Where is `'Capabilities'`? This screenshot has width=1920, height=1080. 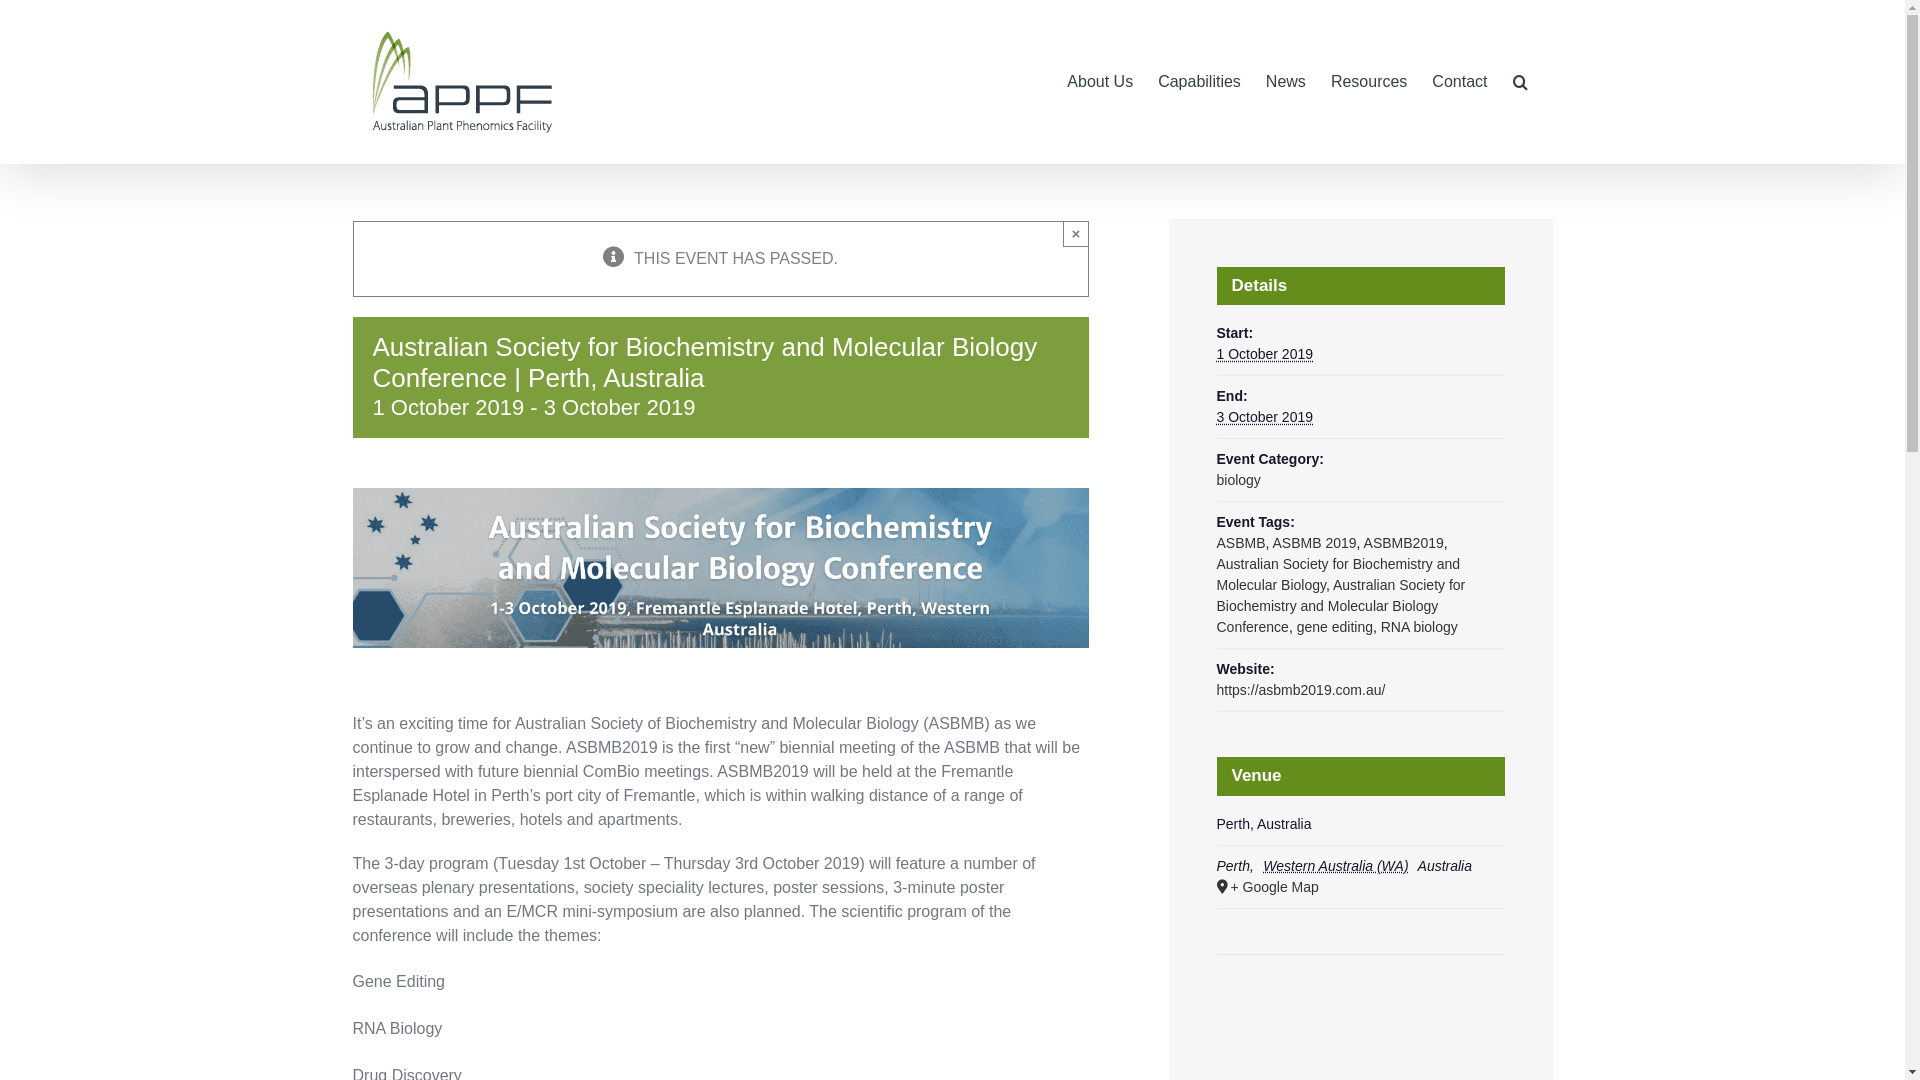 'Capabilities' is located at coordinates (1199, 80).